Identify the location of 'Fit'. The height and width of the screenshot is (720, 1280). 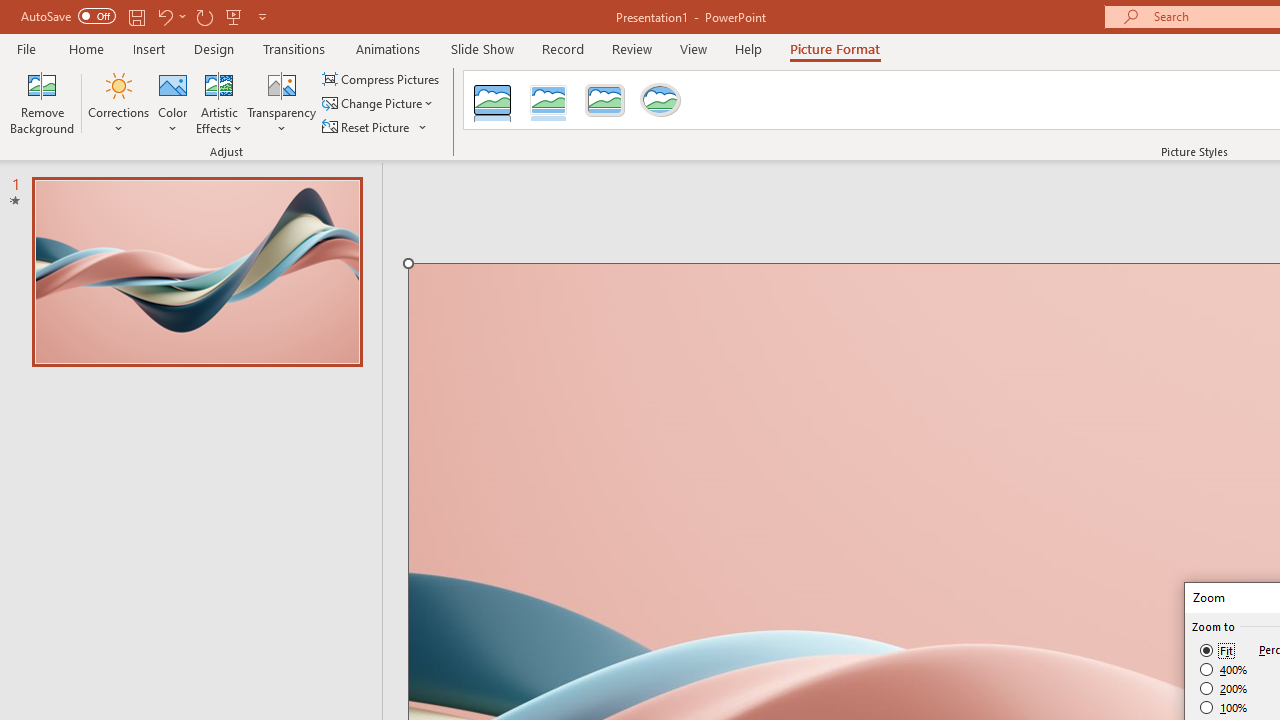
(1216, 650).